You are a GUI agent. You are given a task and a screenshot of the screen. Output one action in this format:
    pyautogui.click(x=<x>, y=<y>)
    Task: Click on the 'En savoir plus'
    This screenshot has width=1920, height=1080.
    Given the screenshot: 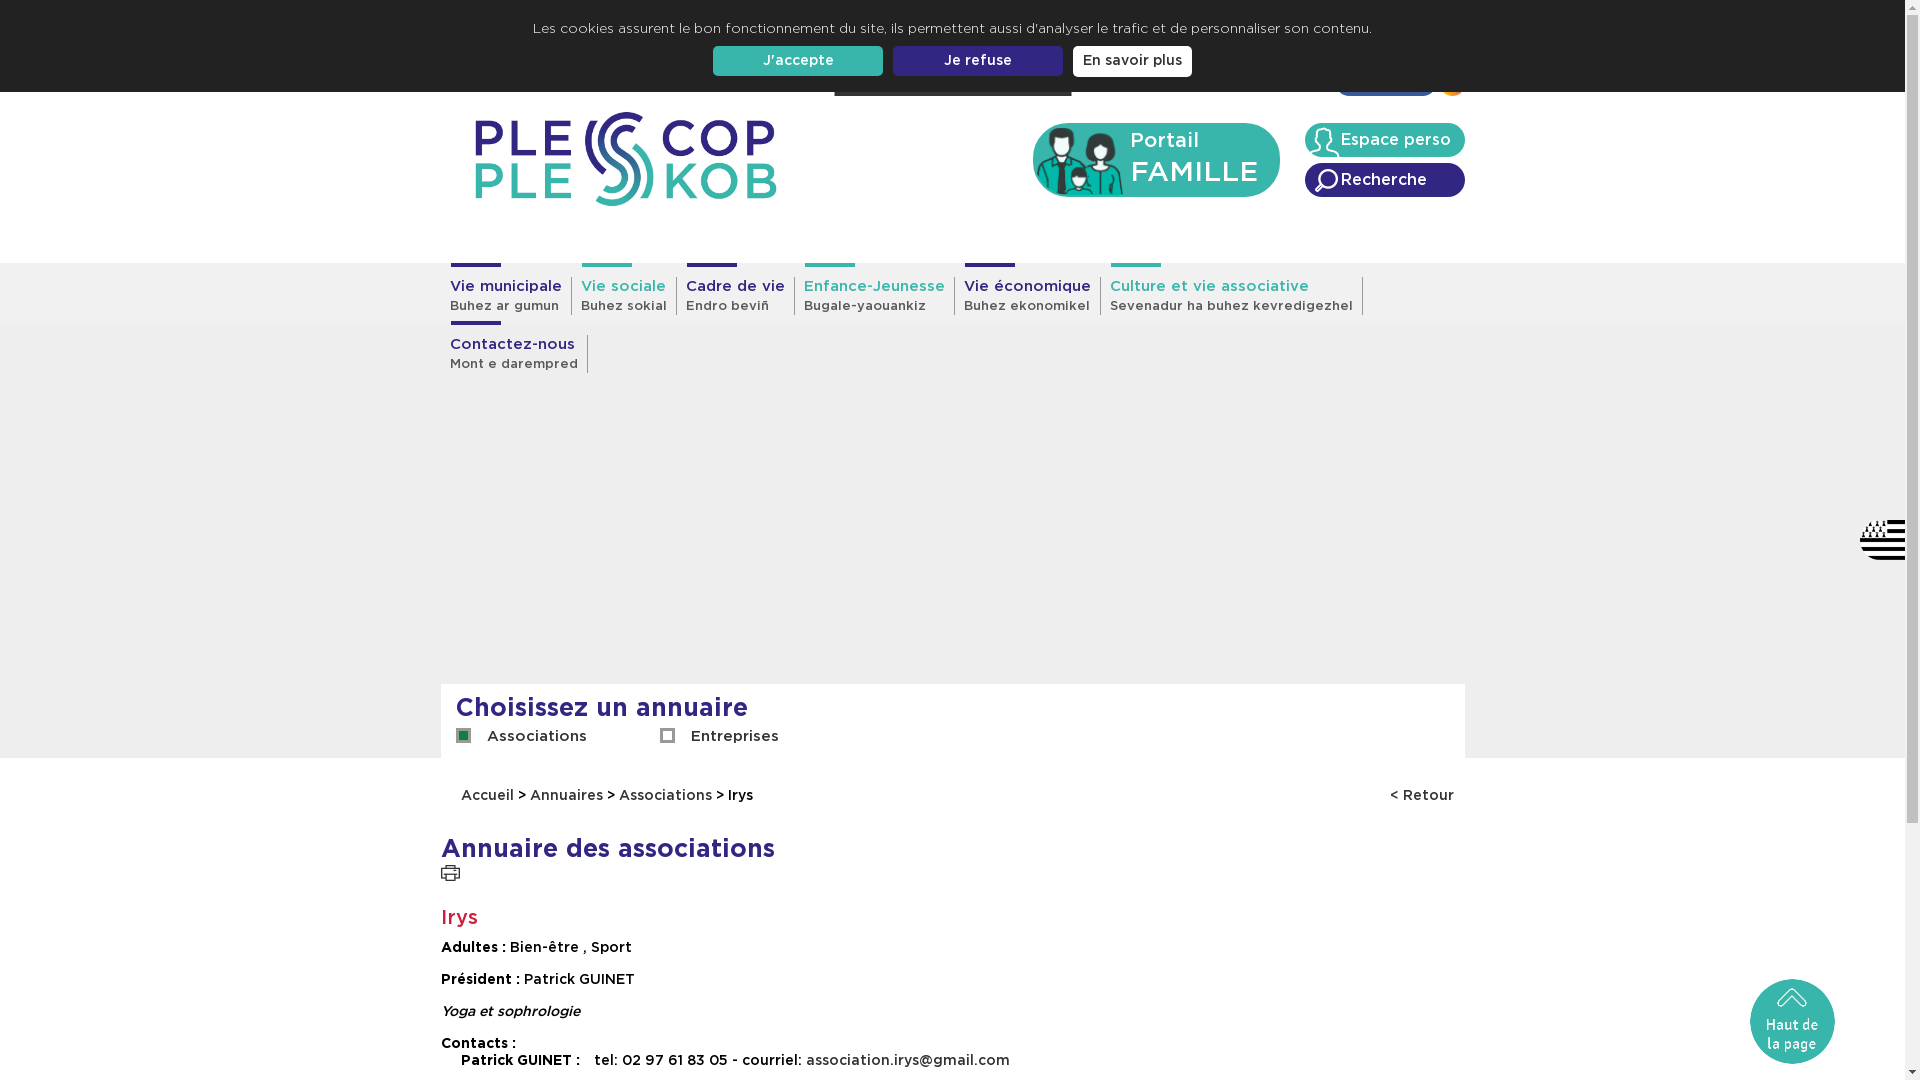 What is the action you would take?
    pyautogui.click(x=1132, y=60)
    